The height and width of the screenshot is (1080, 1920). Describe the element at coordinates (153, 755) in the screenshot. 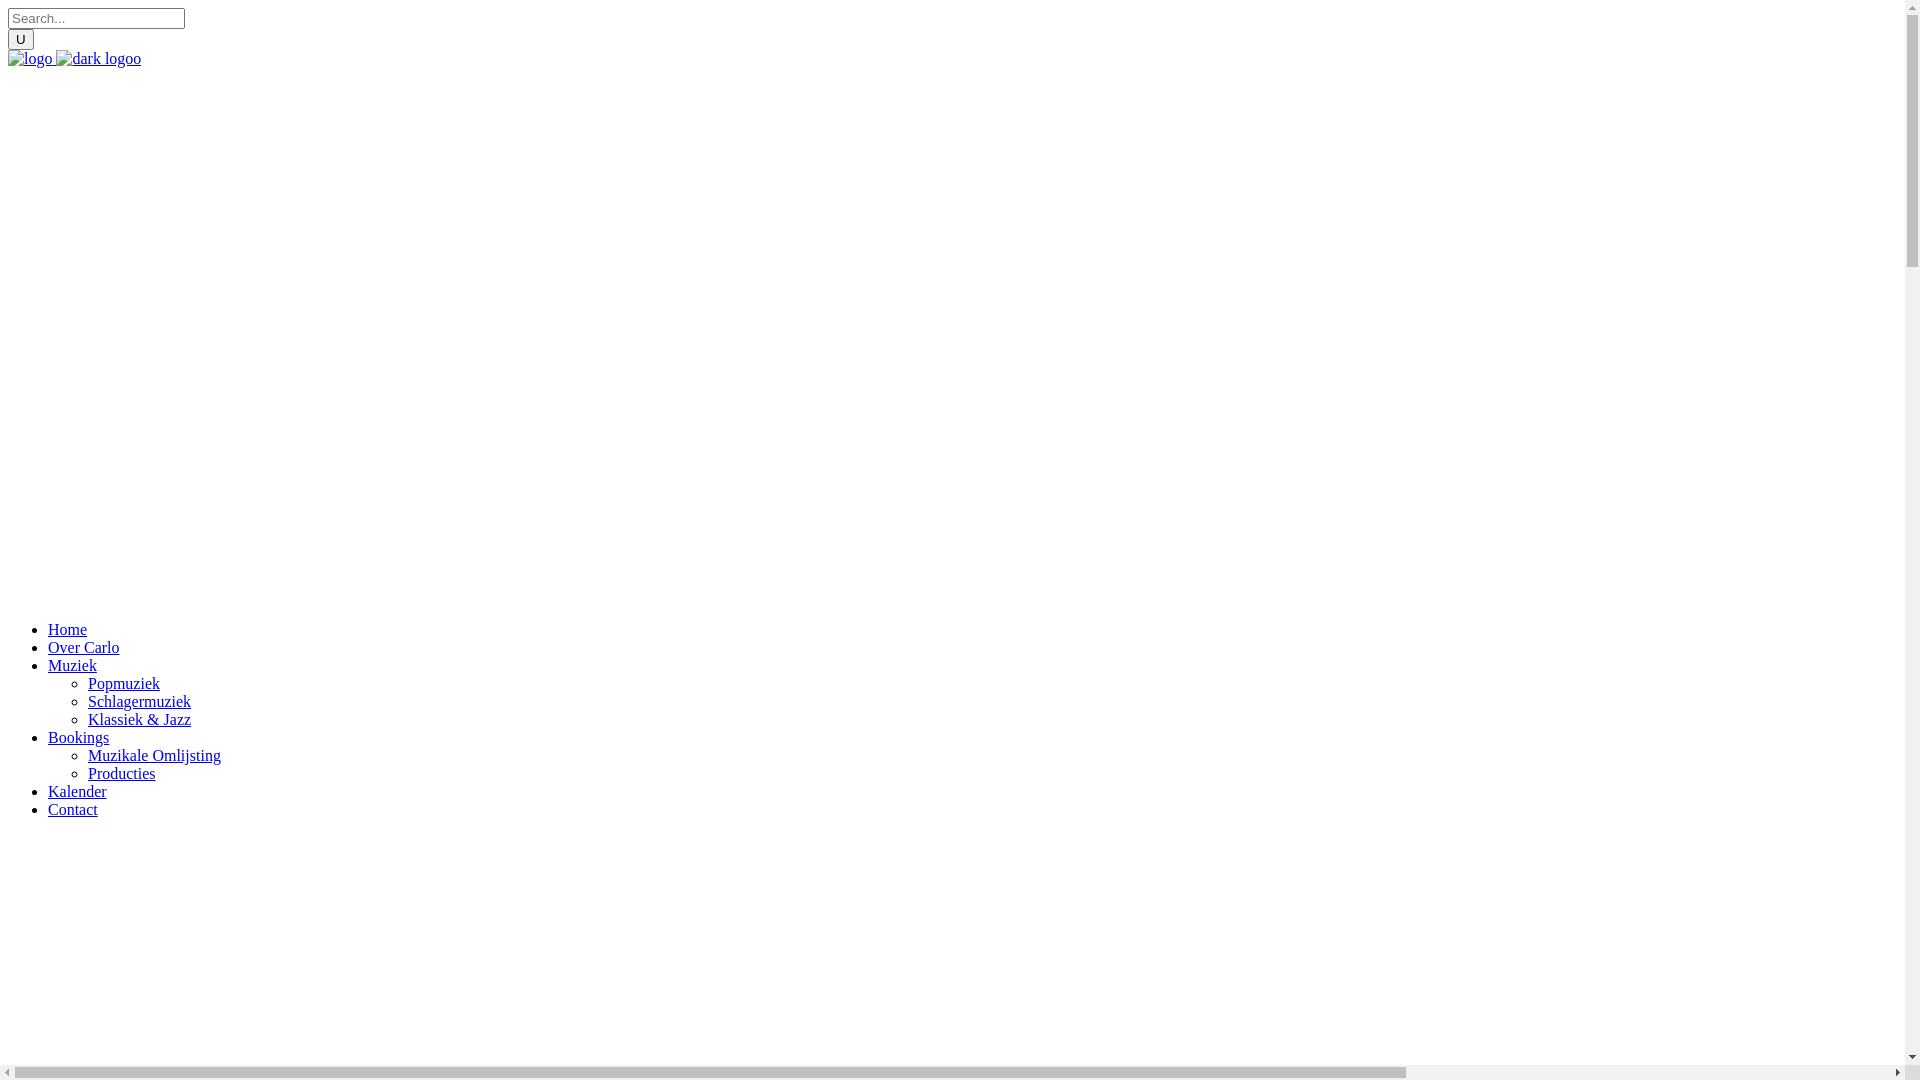

I see `'Muzikale Omlijsting'` at that location.